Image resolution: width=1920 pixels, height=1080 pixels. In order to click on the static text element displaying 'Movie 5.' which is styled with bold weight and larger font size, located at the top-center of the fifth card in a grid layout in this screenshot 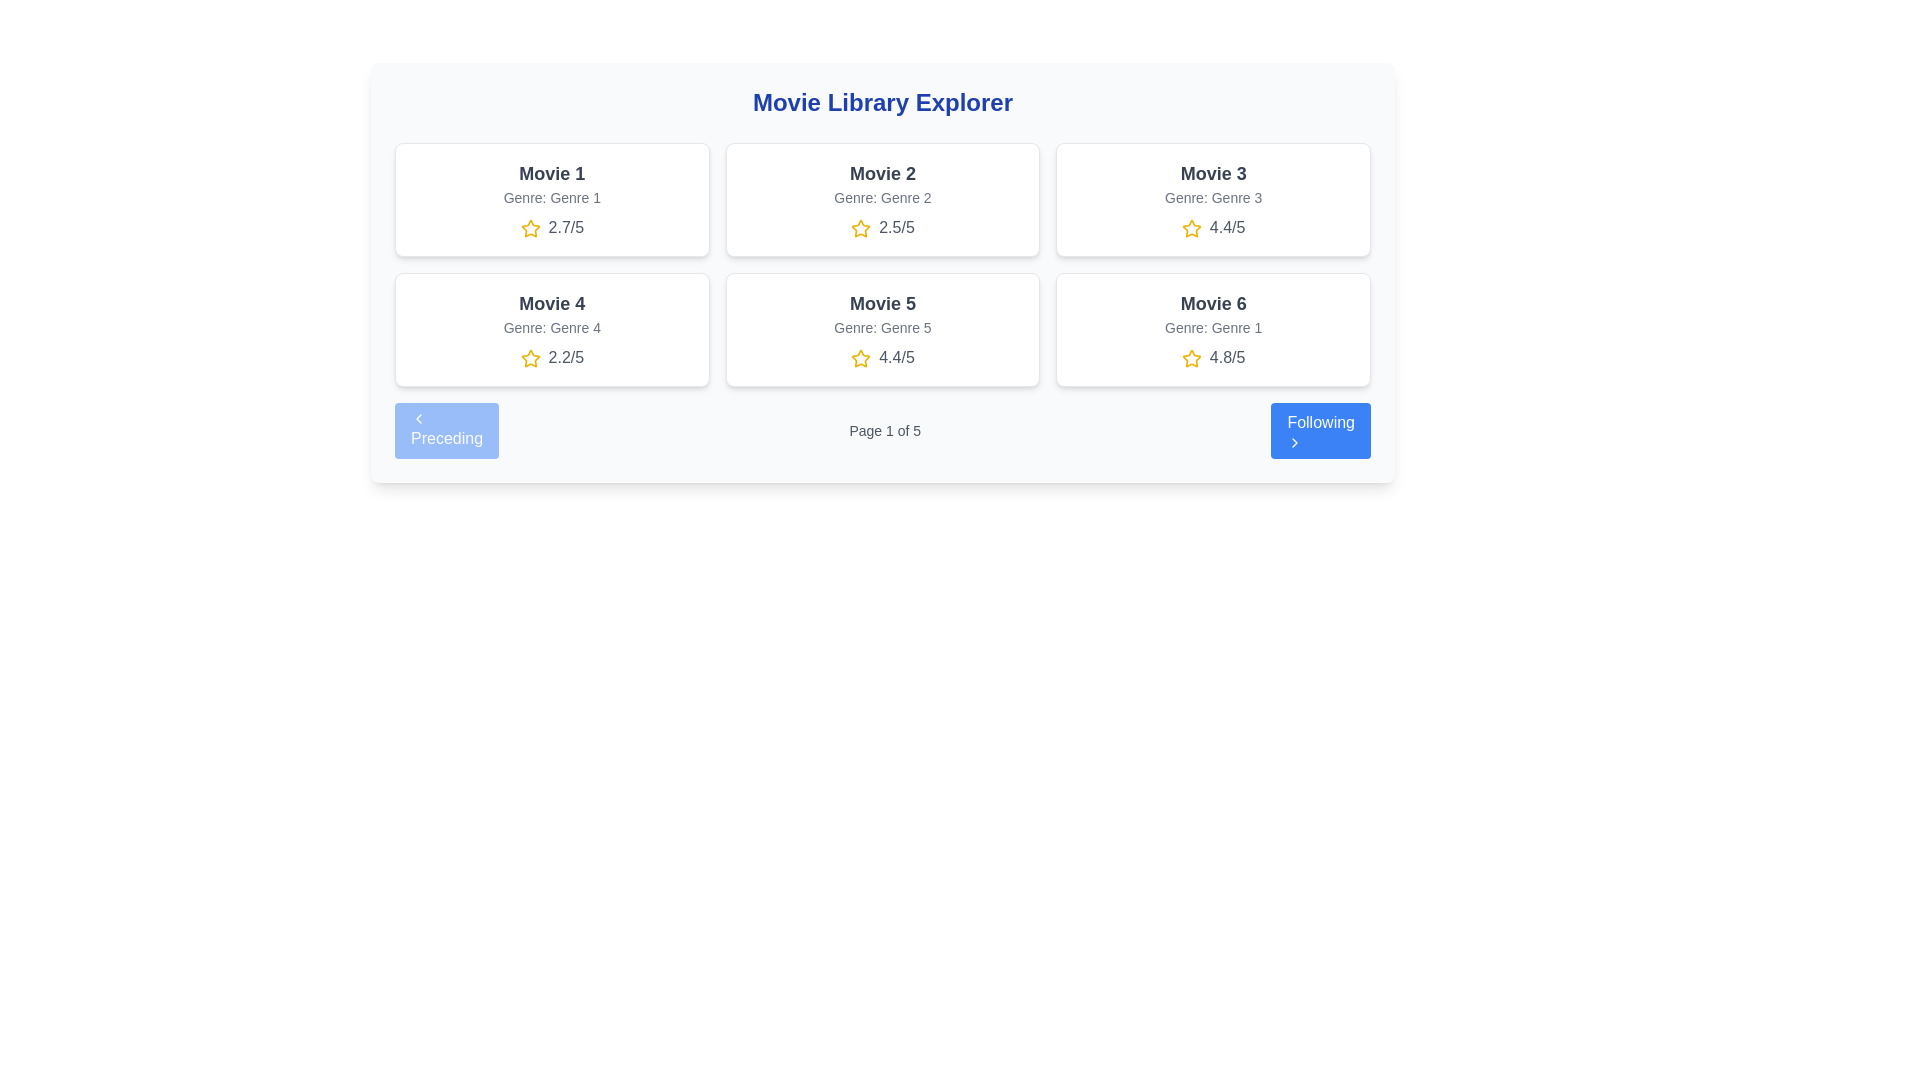, I will do `click(882, 304)`.